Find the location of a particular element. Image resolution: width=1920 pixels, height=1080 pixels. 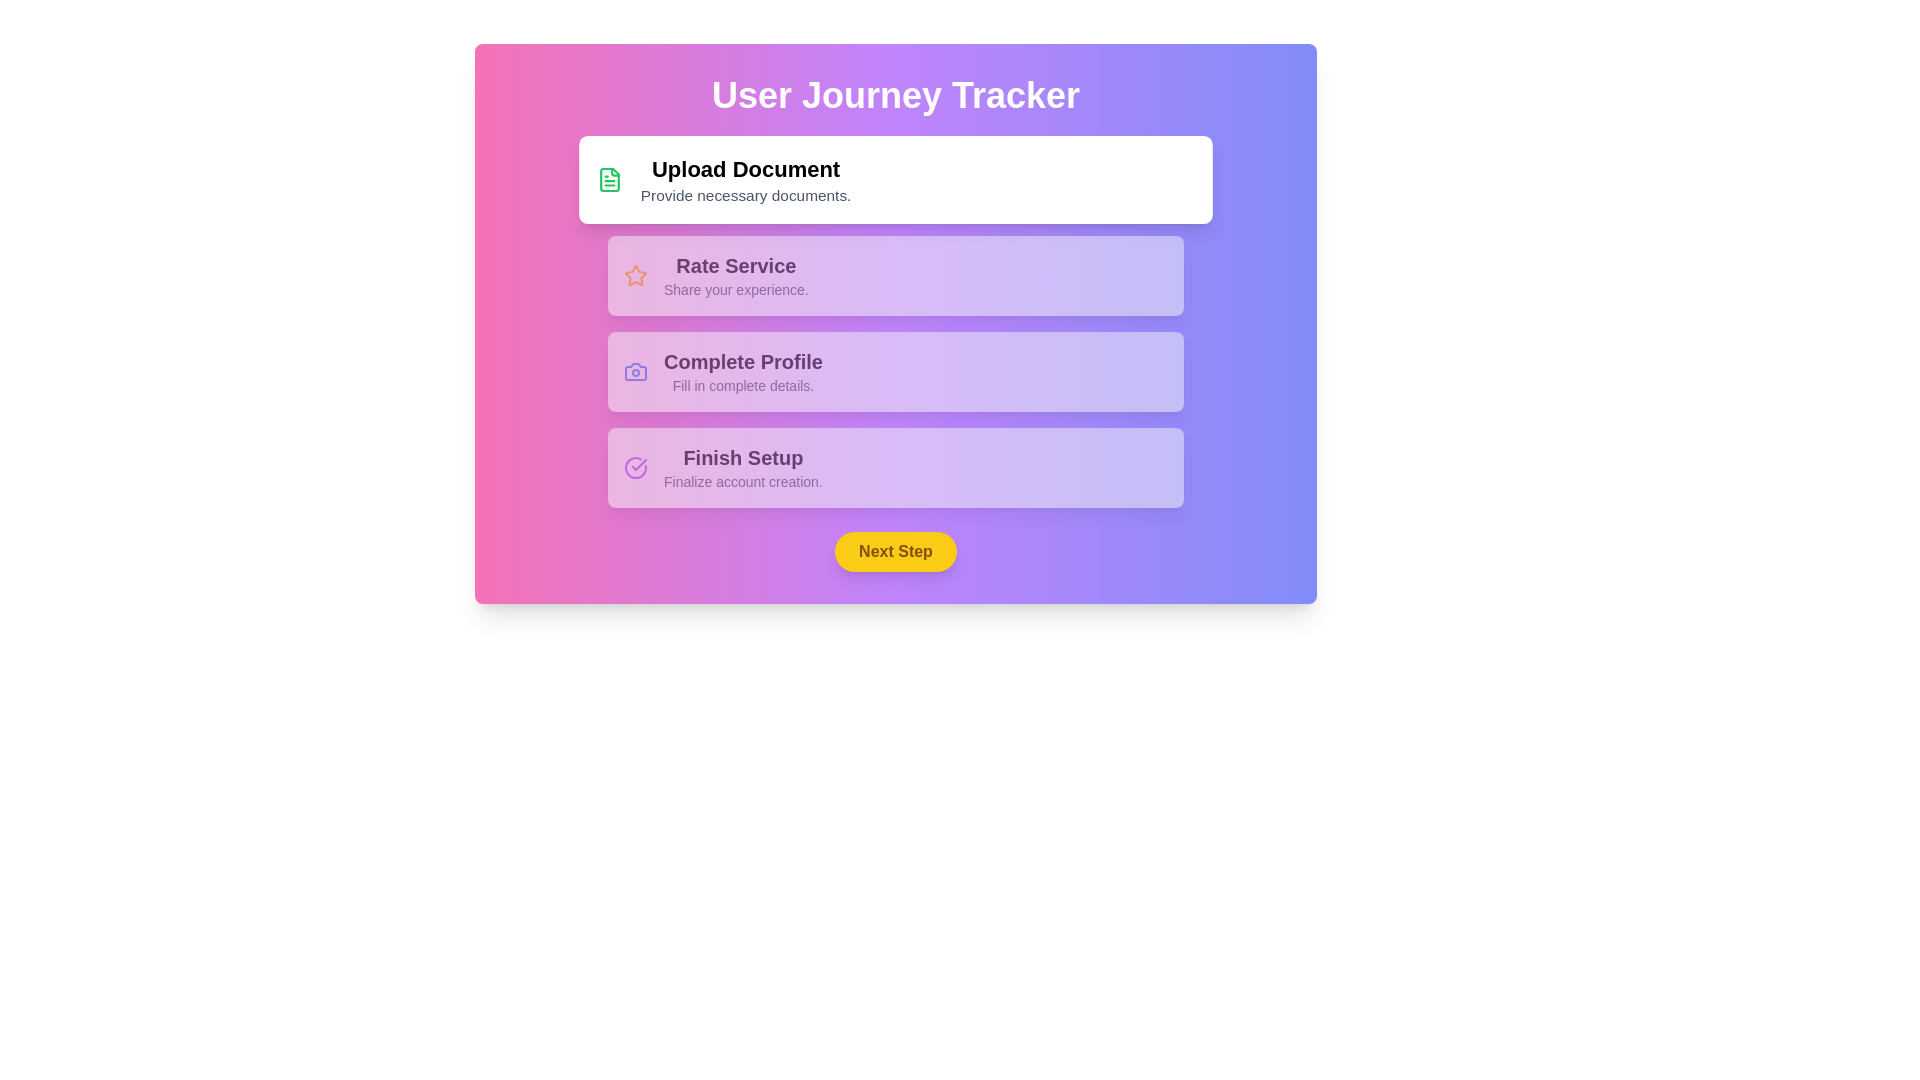

the instructional text label located directly beneath the 'Upload Document' text, providing additional details about the upload action is located at coordinates (745, 195).